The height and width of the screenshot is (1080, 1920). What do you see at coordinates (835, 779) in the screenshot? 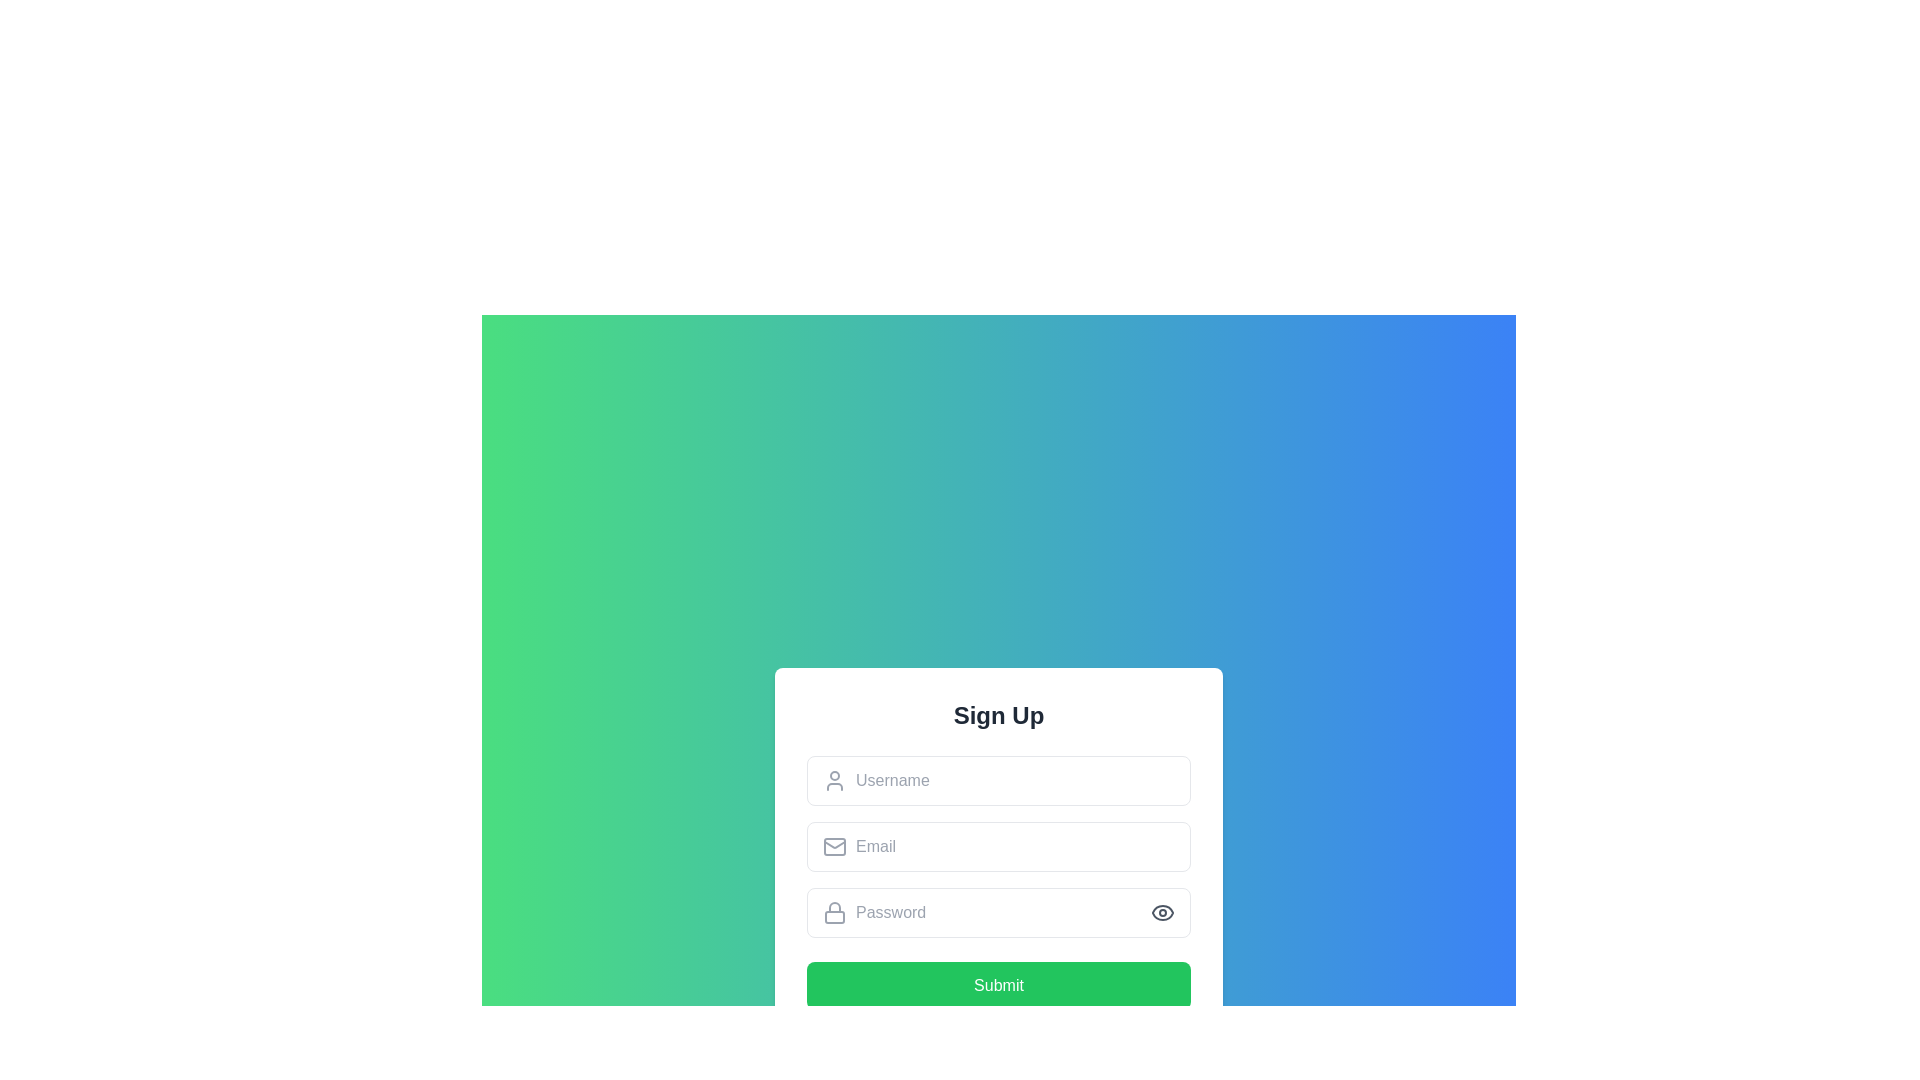
I see `the username icon located on the left side of the 'Username' text input field in the sign-up form` at bounding box center [835, 779].